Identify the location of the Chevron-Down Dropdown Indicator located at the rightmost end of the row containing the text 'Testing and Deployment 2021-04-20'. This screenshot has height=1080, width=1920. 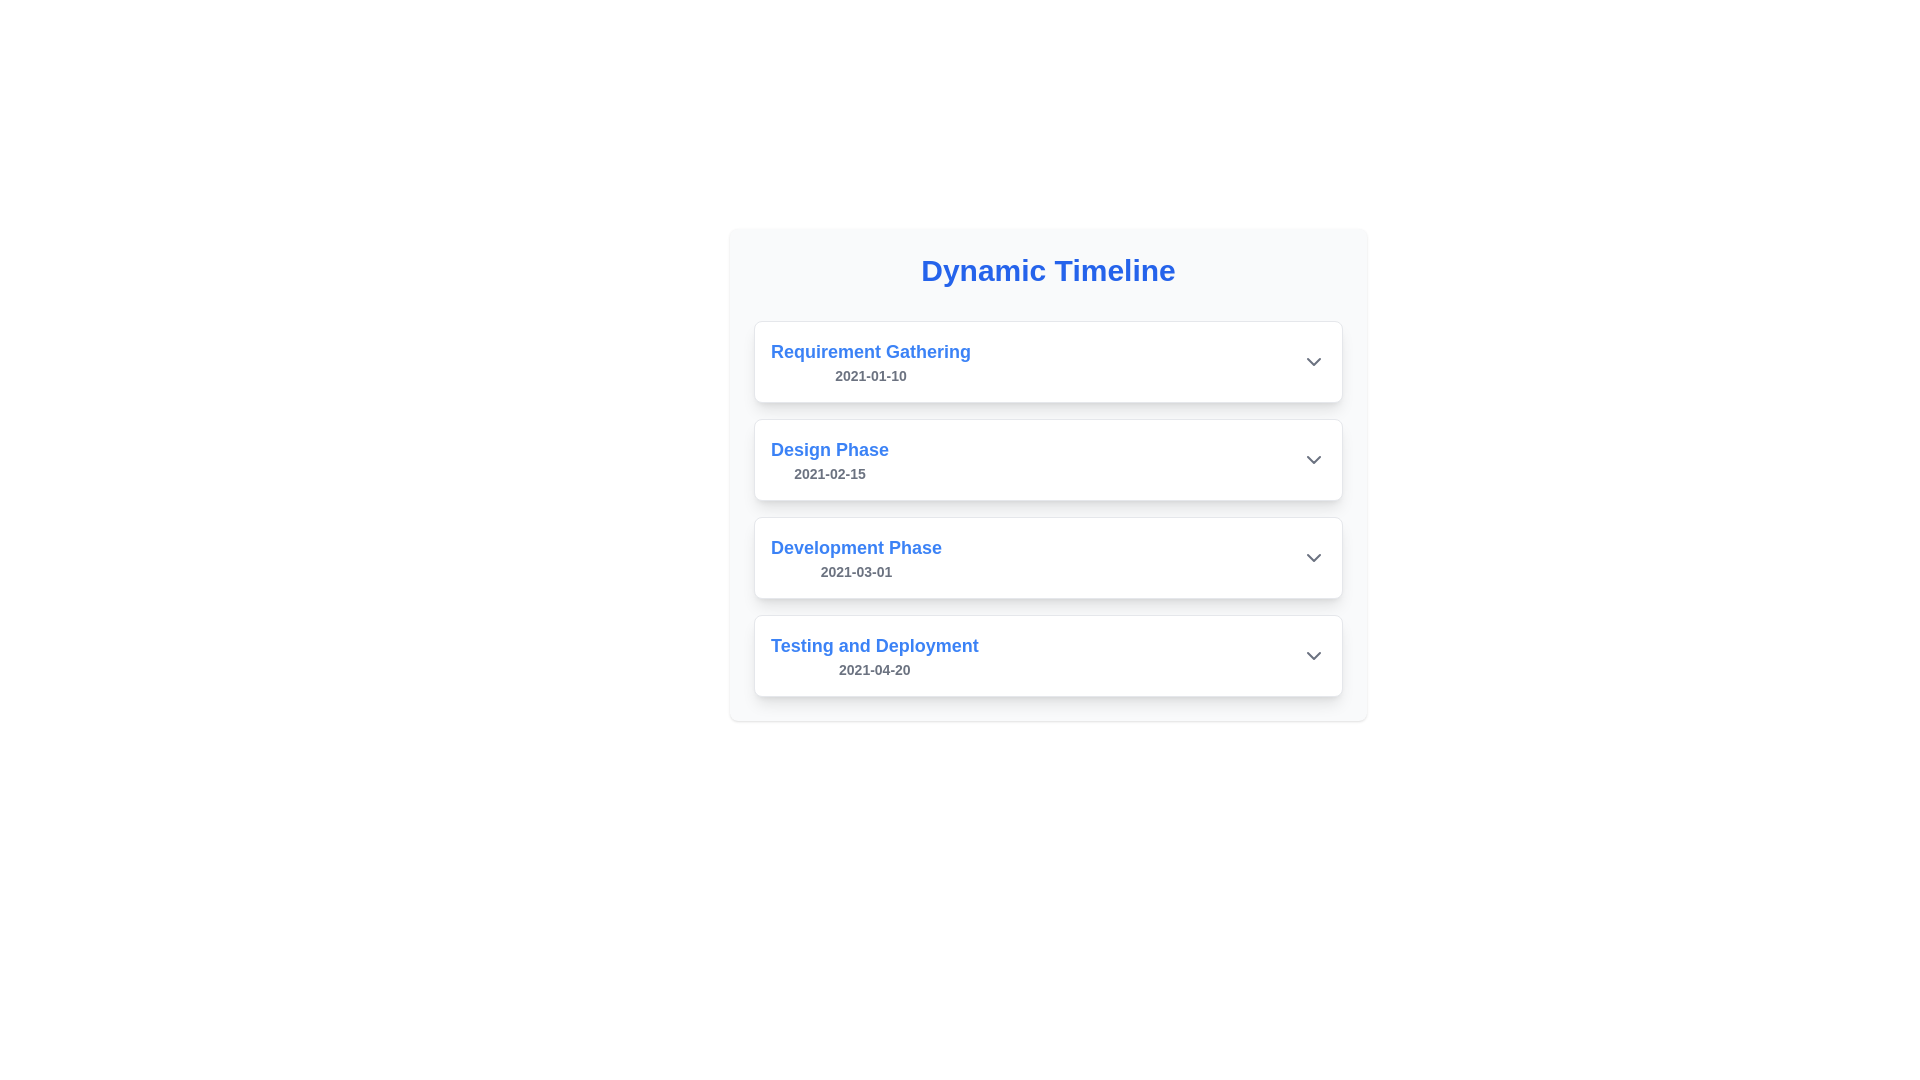
(1314, 655).